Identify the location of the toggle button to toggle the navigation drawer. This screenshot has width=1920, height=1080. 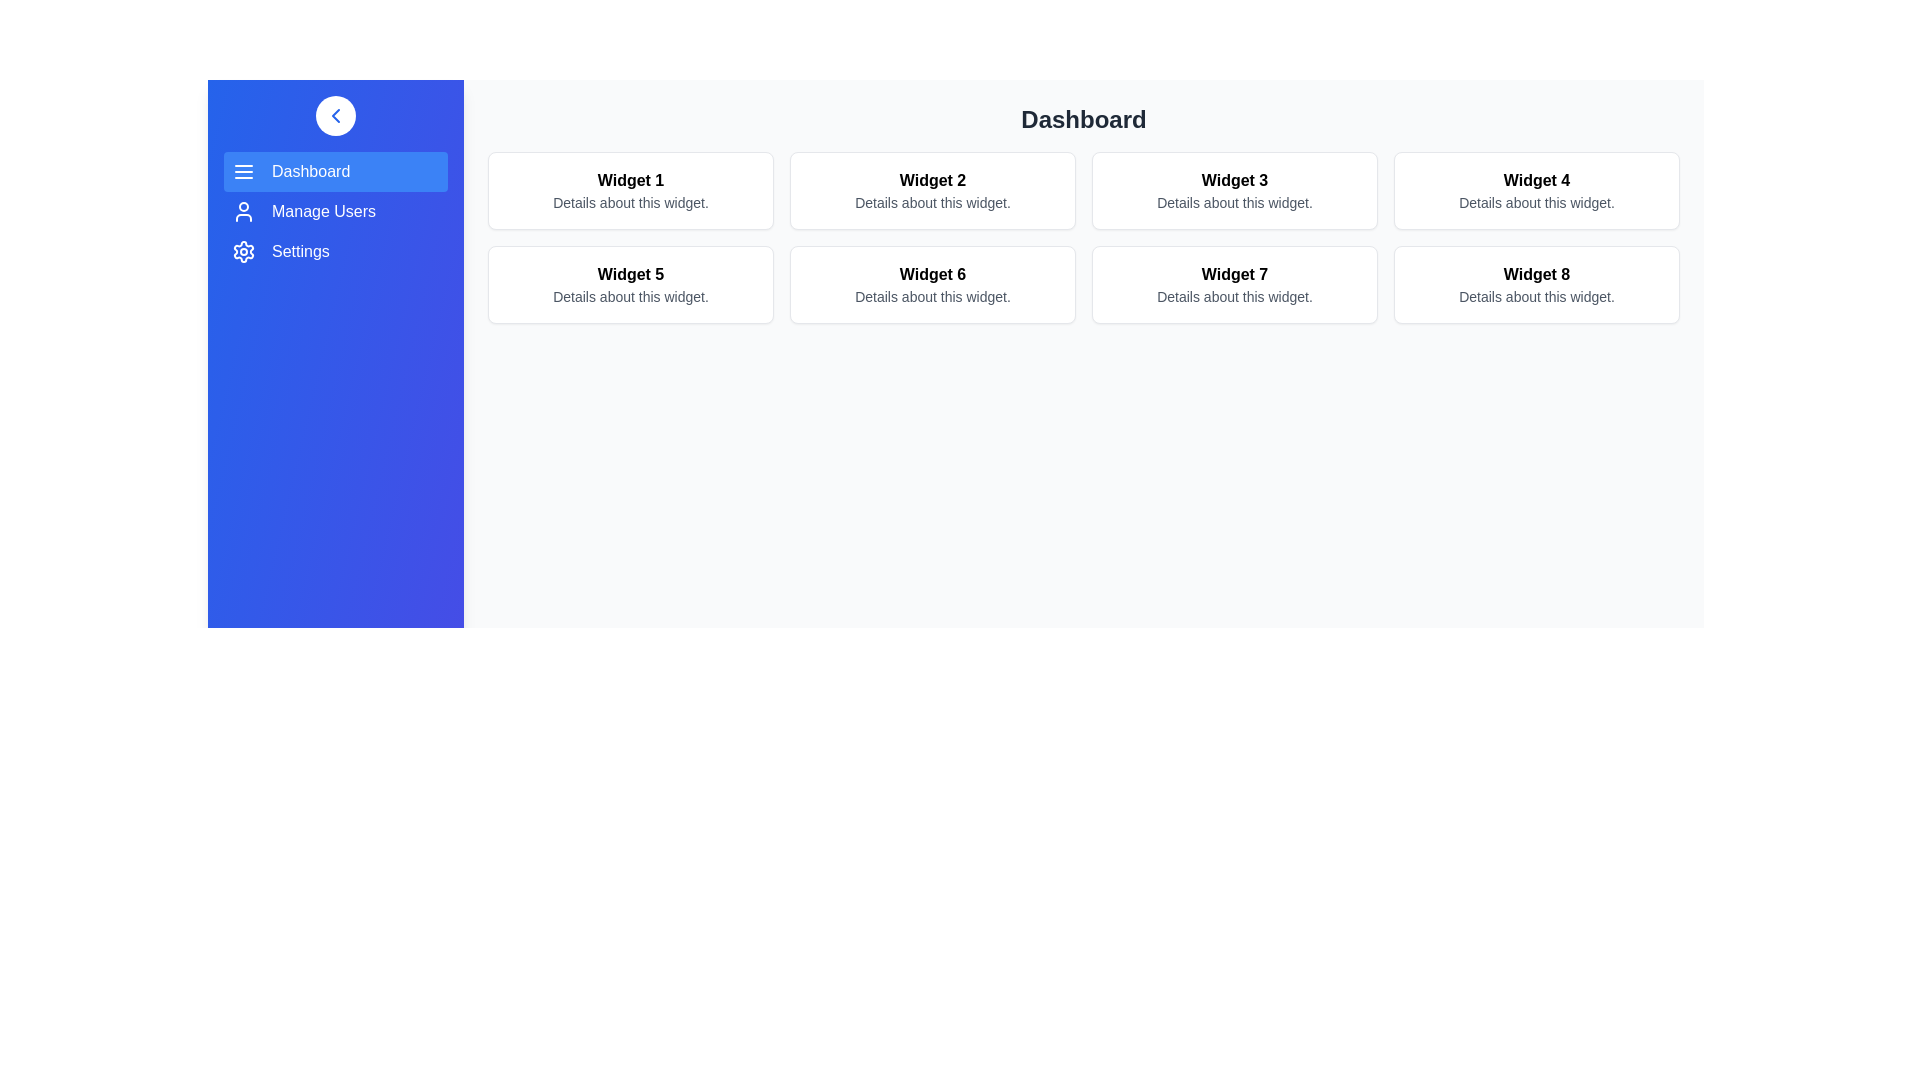
(336, 115).